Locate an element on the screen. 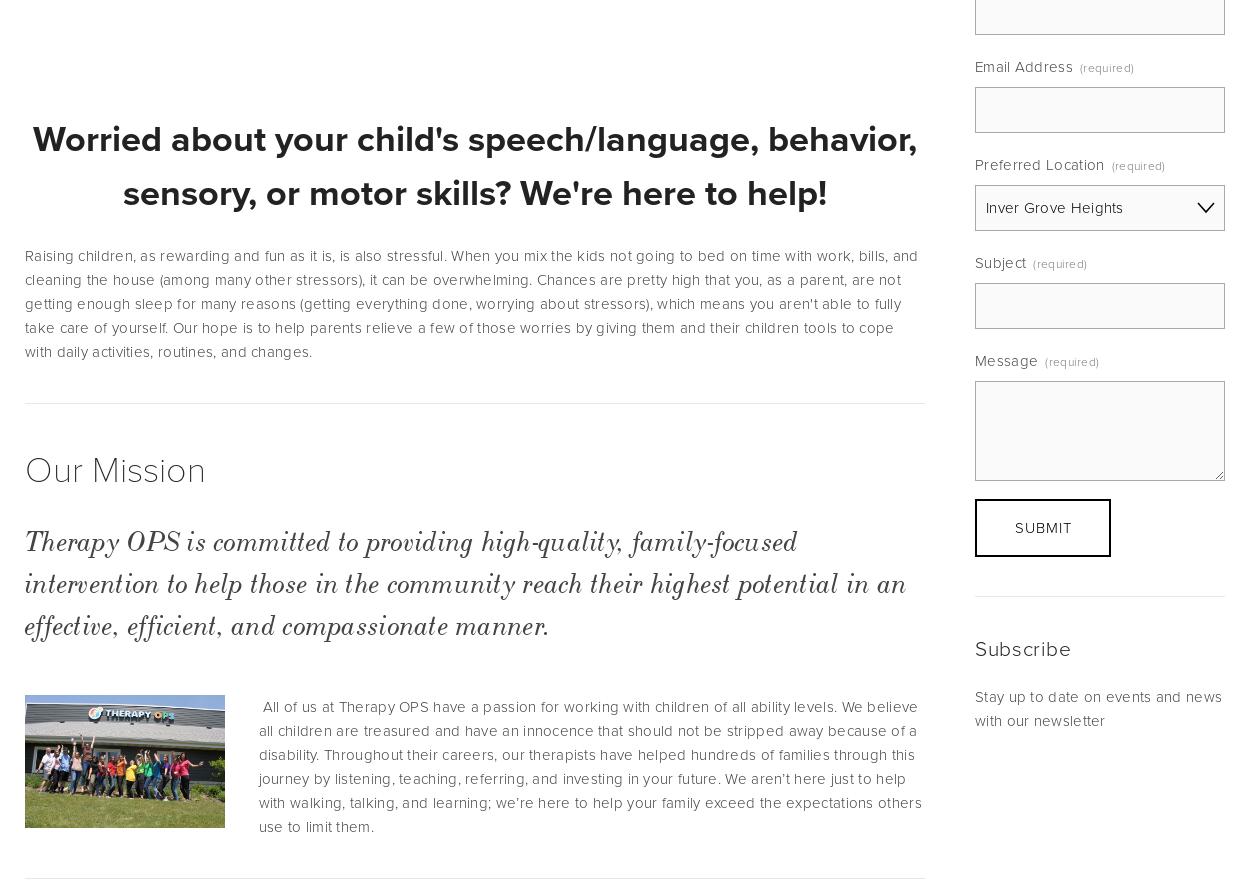  'Subject' is located at coordinates (974, 260).